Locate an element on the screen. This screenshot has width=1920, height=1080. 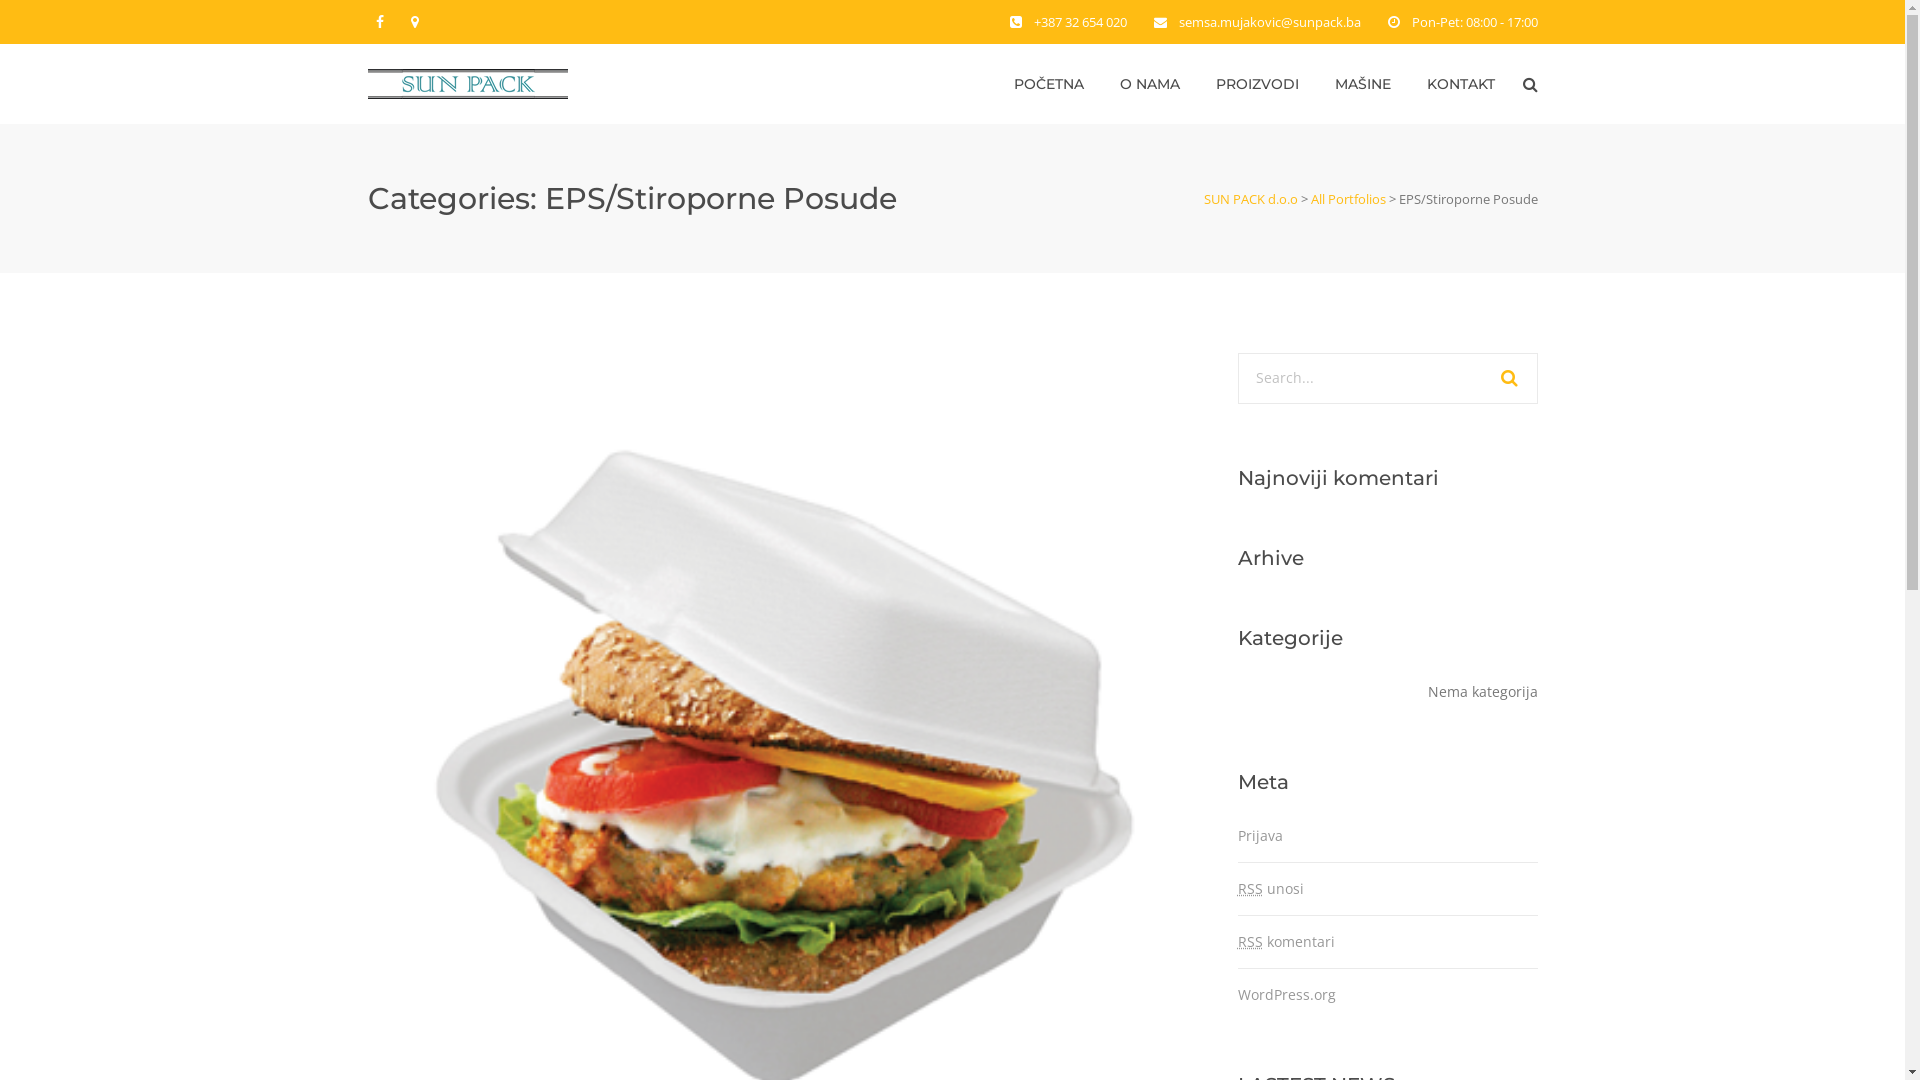
'Prijava' is located at coordinates (1259, 835).